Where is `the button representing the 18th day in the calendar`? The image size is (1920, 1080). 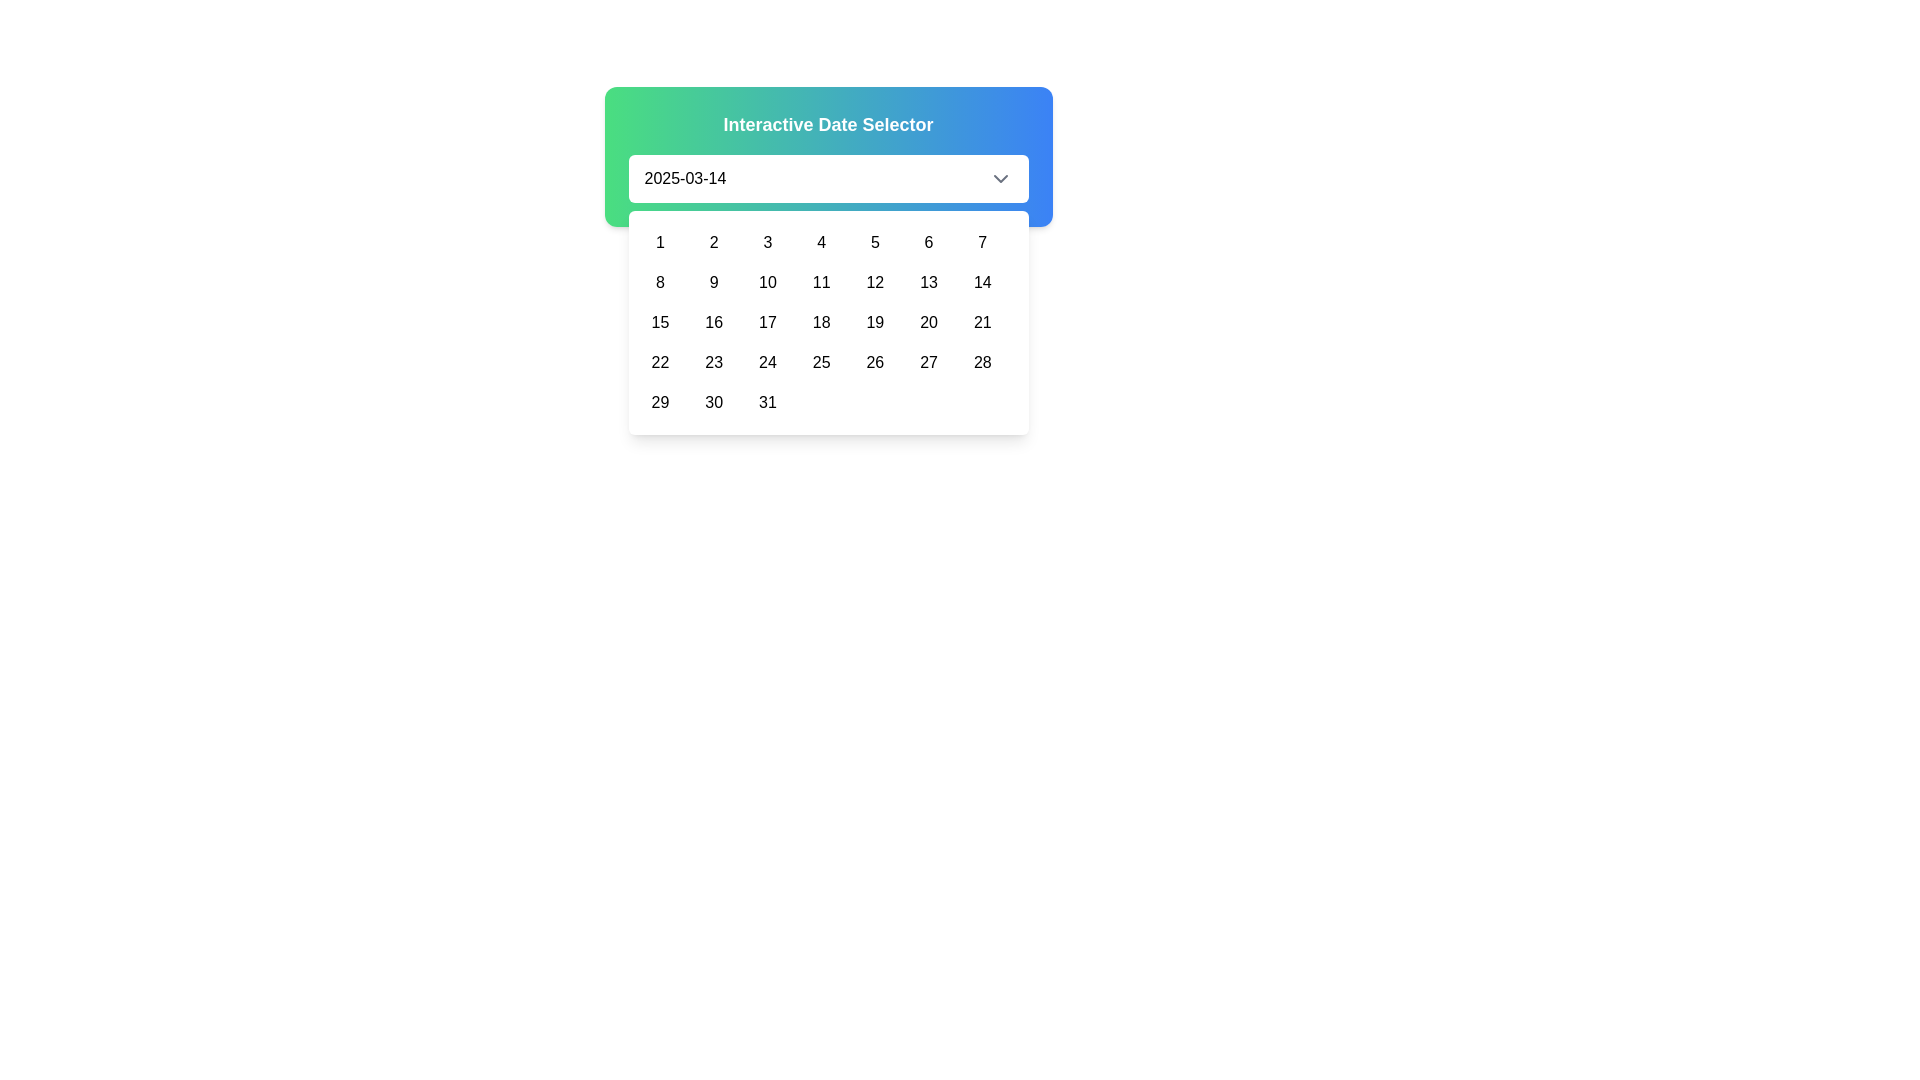
the button representing the 18th day in the calendar is located at coordinates (821, 322).